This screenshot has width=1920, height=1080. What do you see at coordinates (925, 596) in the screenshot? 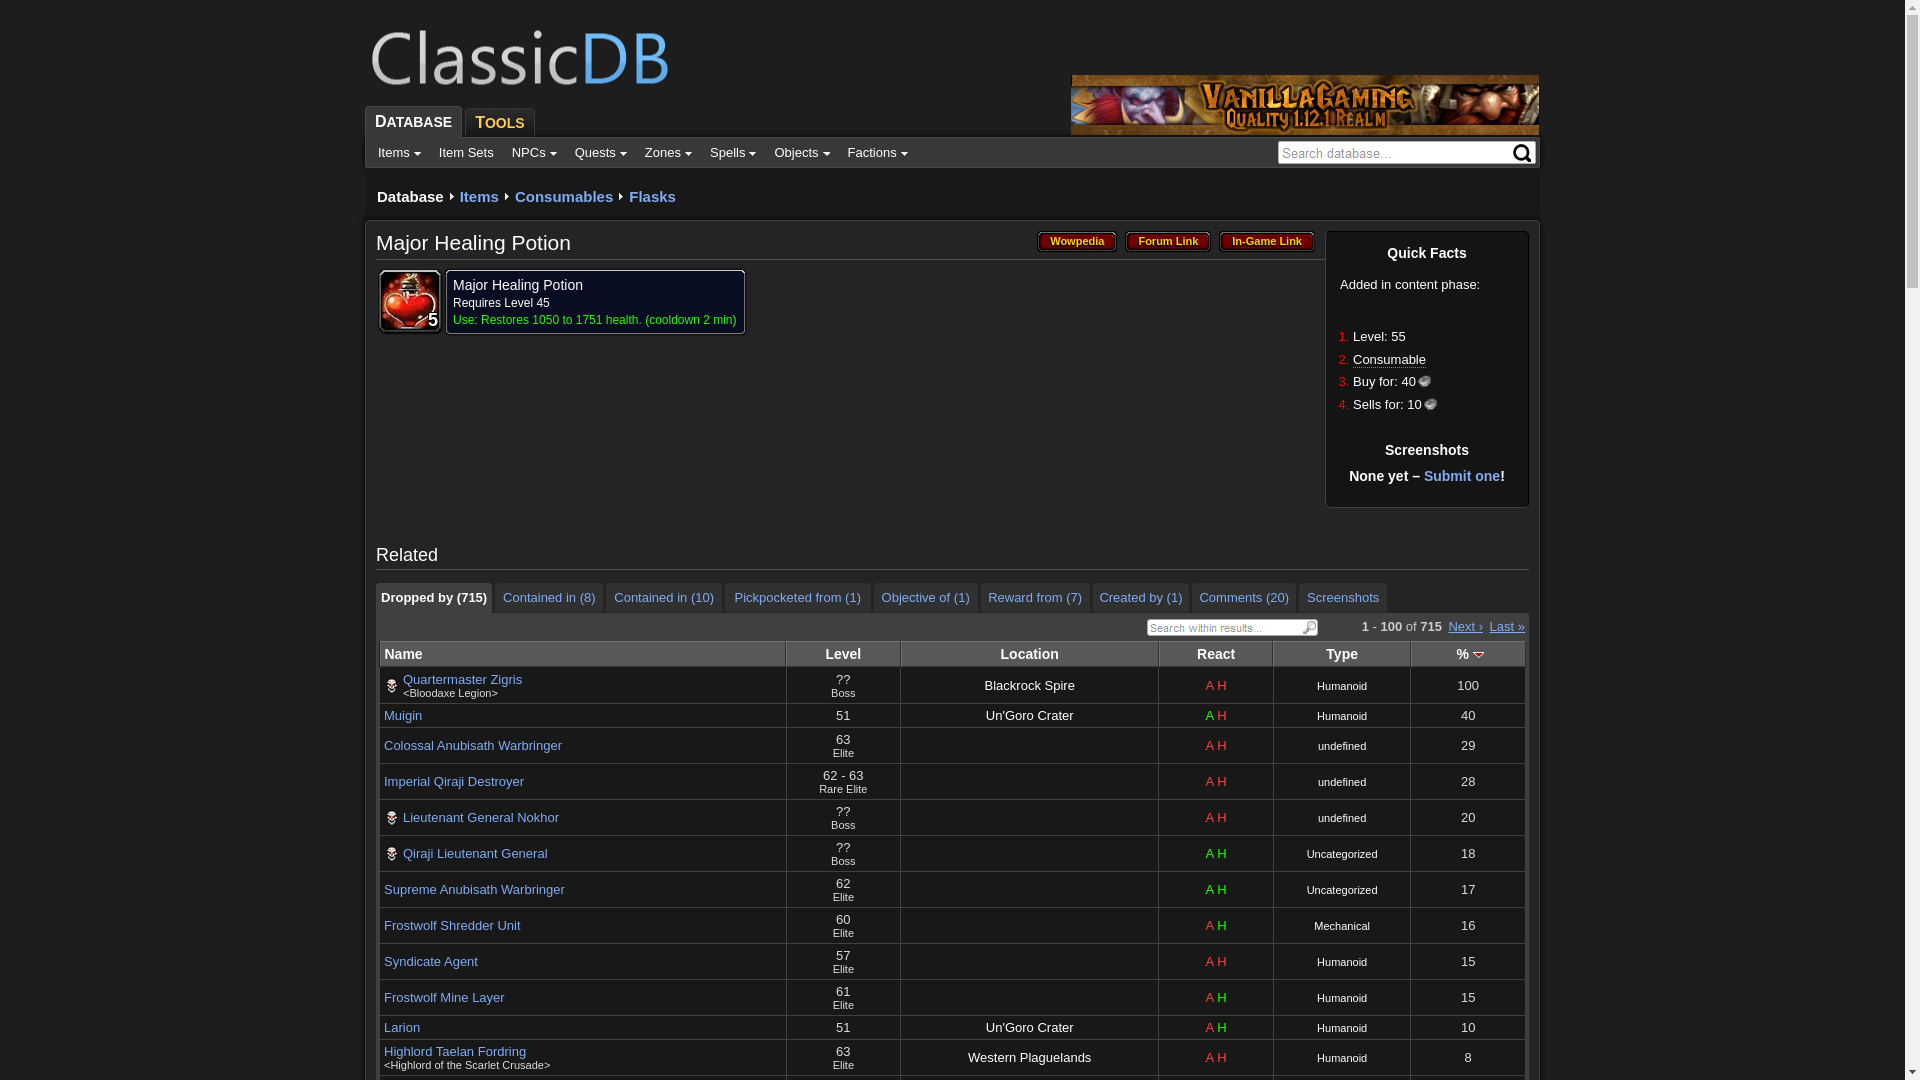
I see `'Objective of (1)'` at bounding box center [925, 596].